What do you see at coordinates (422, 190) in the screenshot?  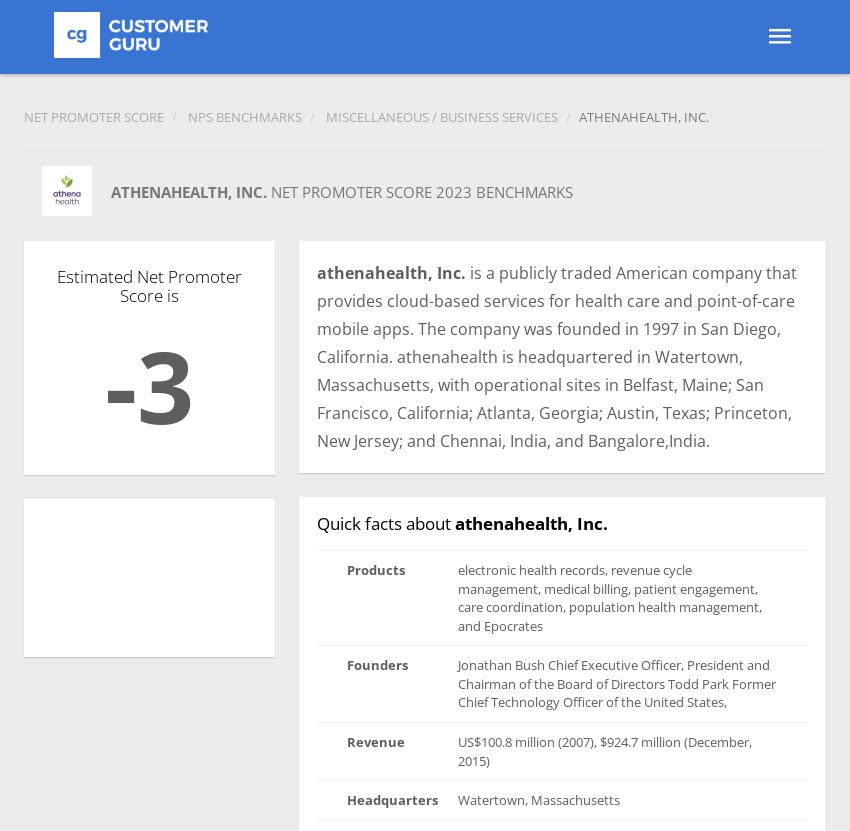 I see `'Net Promoter Score 2023 Benchmarks'` at bounding box center [422, 190].